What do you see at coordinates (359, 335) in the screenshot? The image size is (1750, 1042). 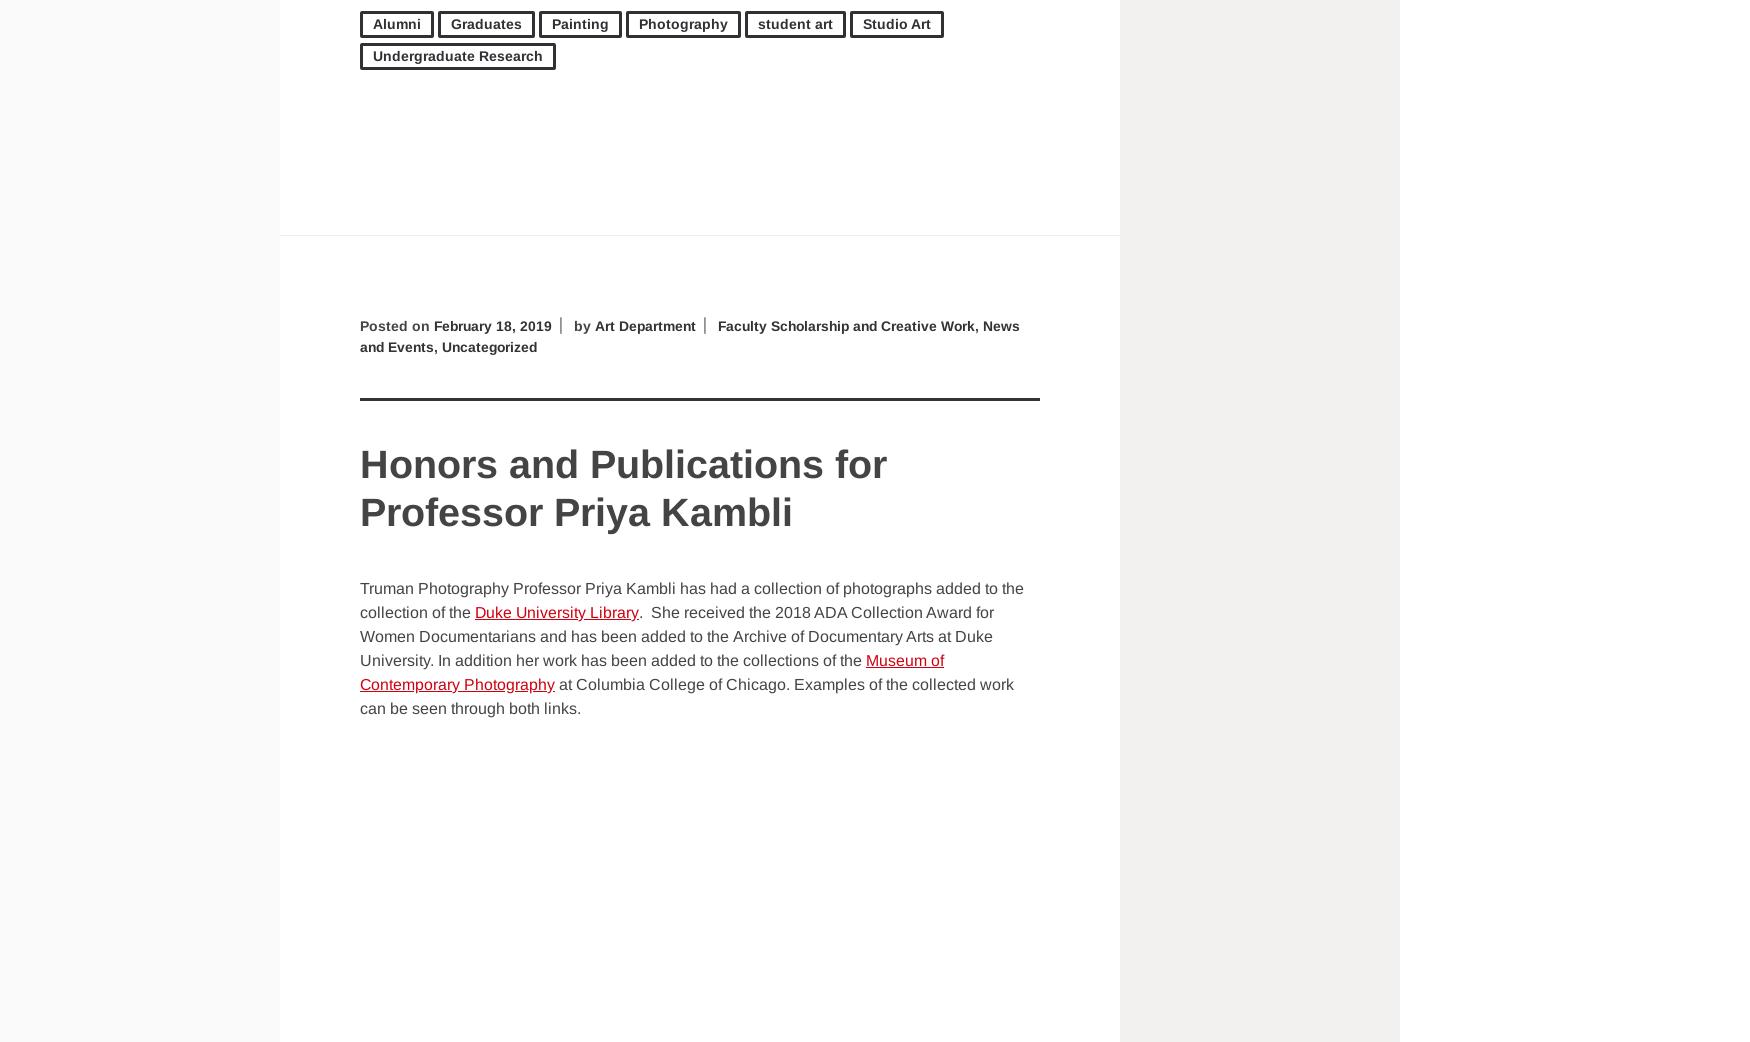 I see `'News and Events'` at bounding box center [359, 335].